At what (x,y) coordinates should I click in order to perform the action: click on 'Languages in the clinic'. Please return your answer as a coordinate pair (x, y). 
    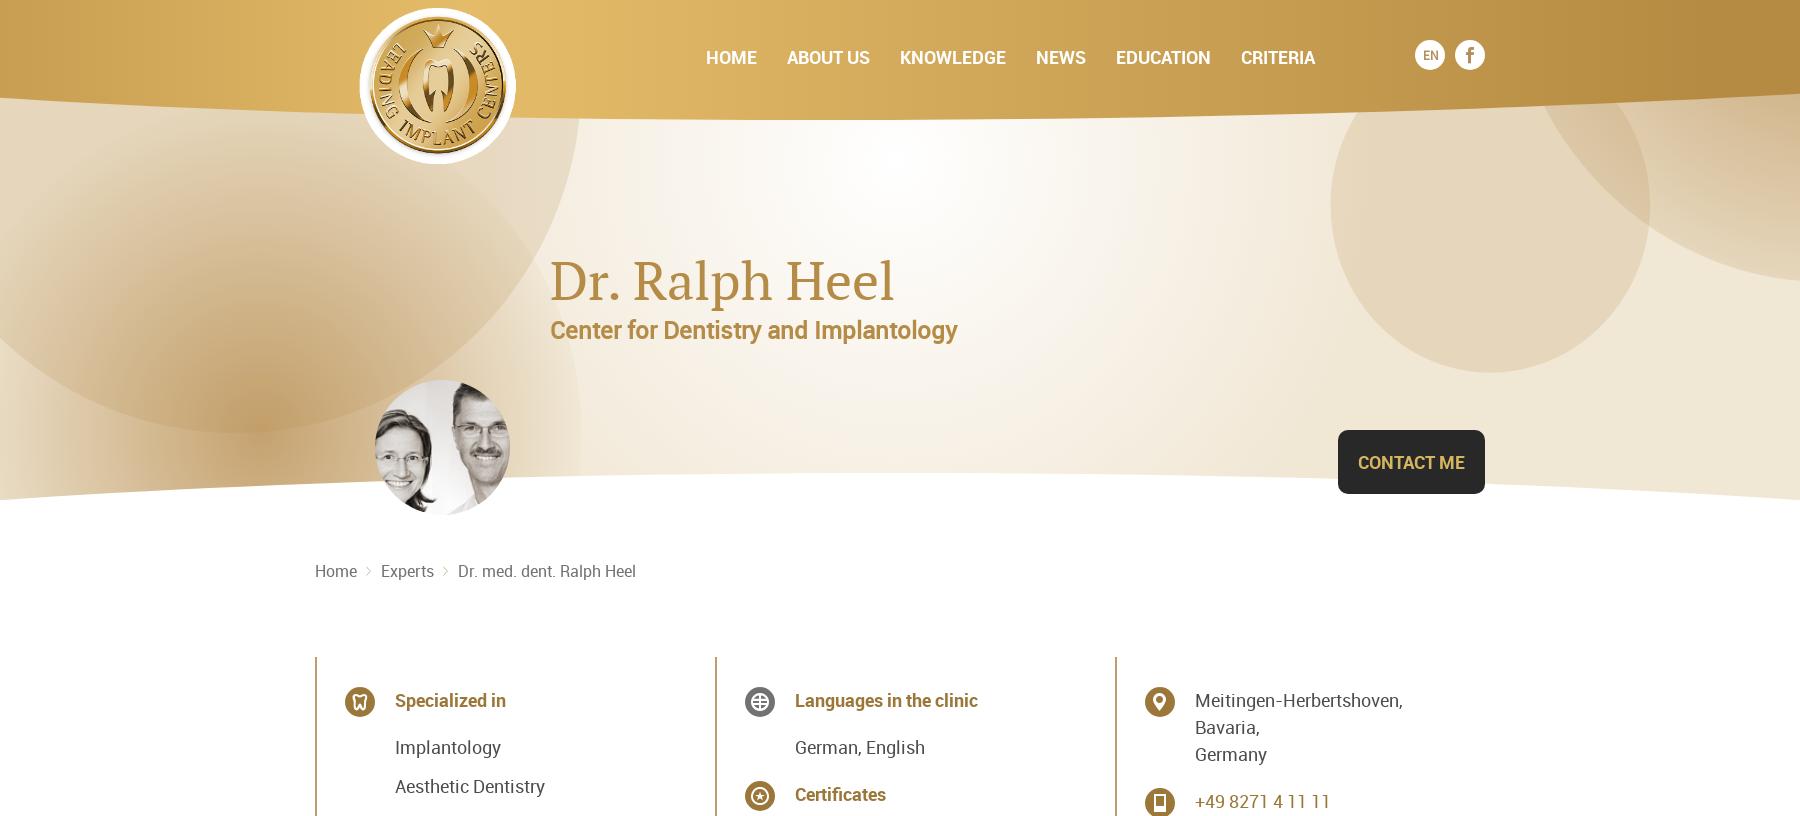
    Looking at the image, I should click on (885, 698).